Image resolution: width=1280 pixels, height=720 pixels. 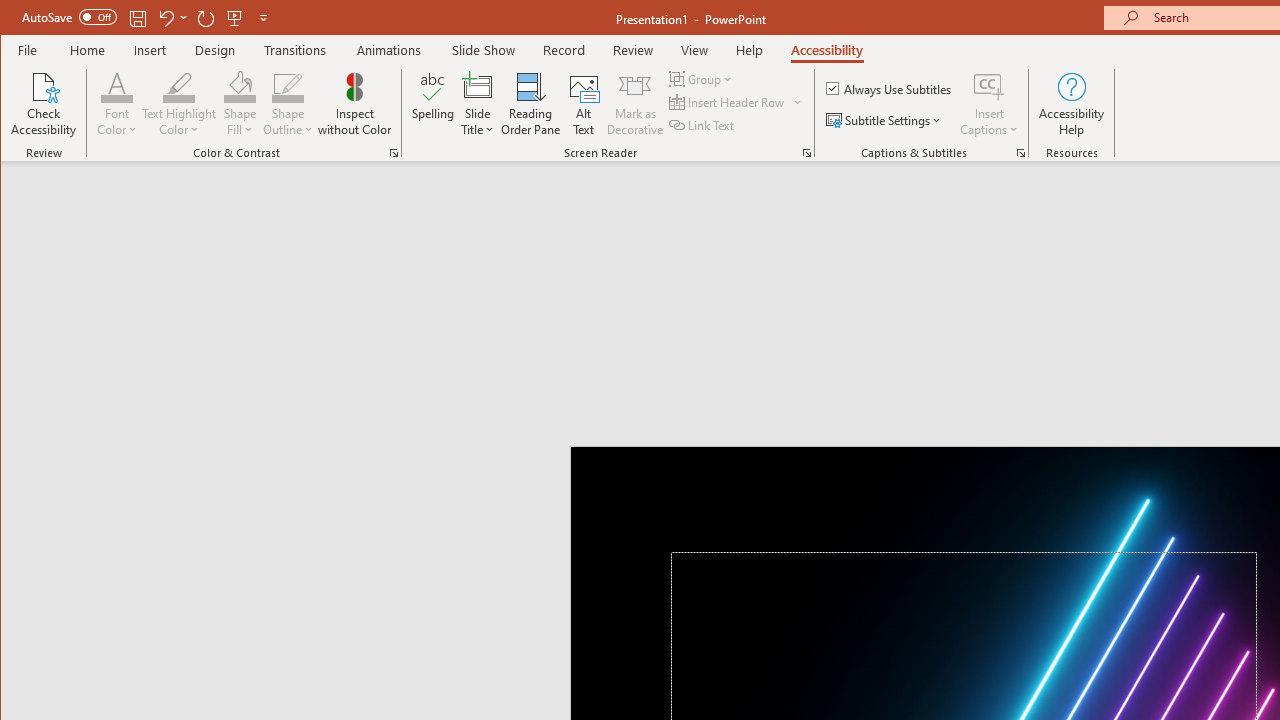 What do you see at coordinates (531, 104) in the screenshot?
I see `'Reading Order Pane'` at bounding box center [531, 104].